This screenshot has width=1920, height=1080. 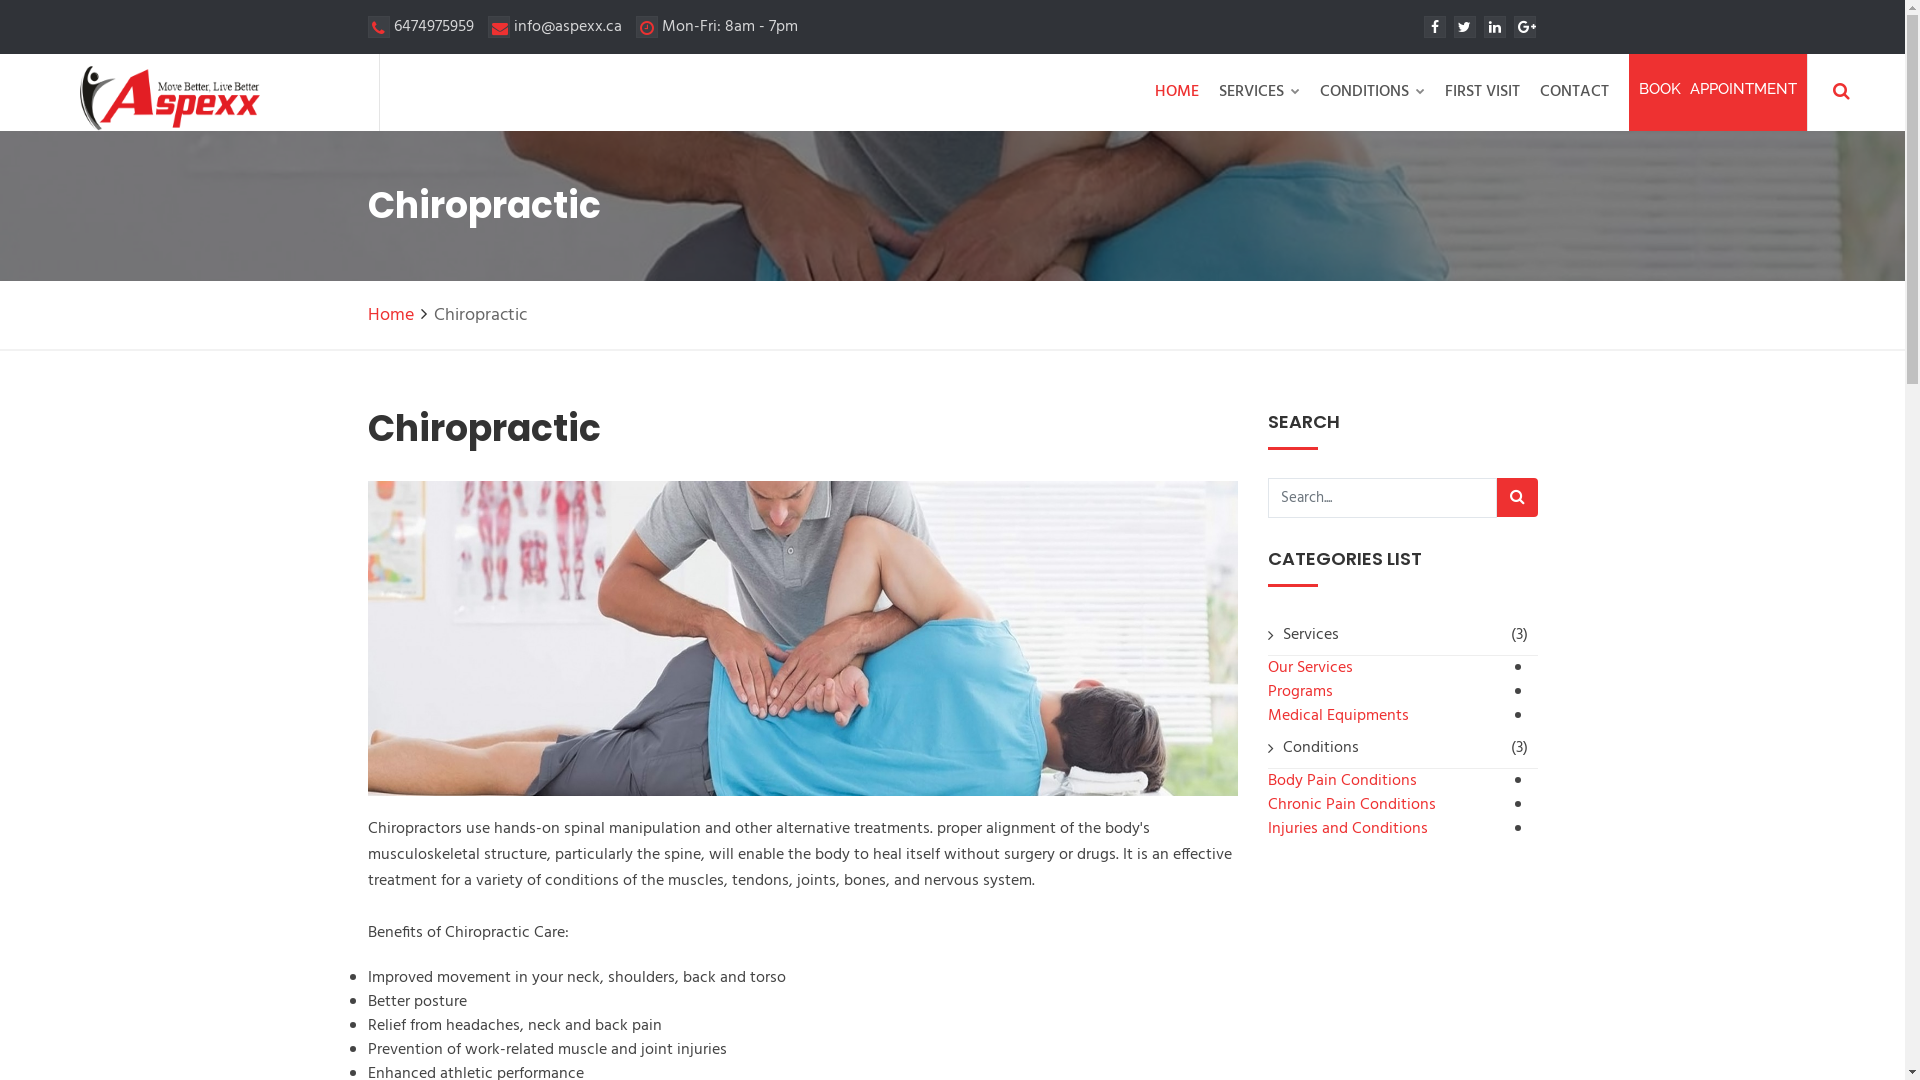 I want to click on 'Our Services', so click(x=1310, y=667).